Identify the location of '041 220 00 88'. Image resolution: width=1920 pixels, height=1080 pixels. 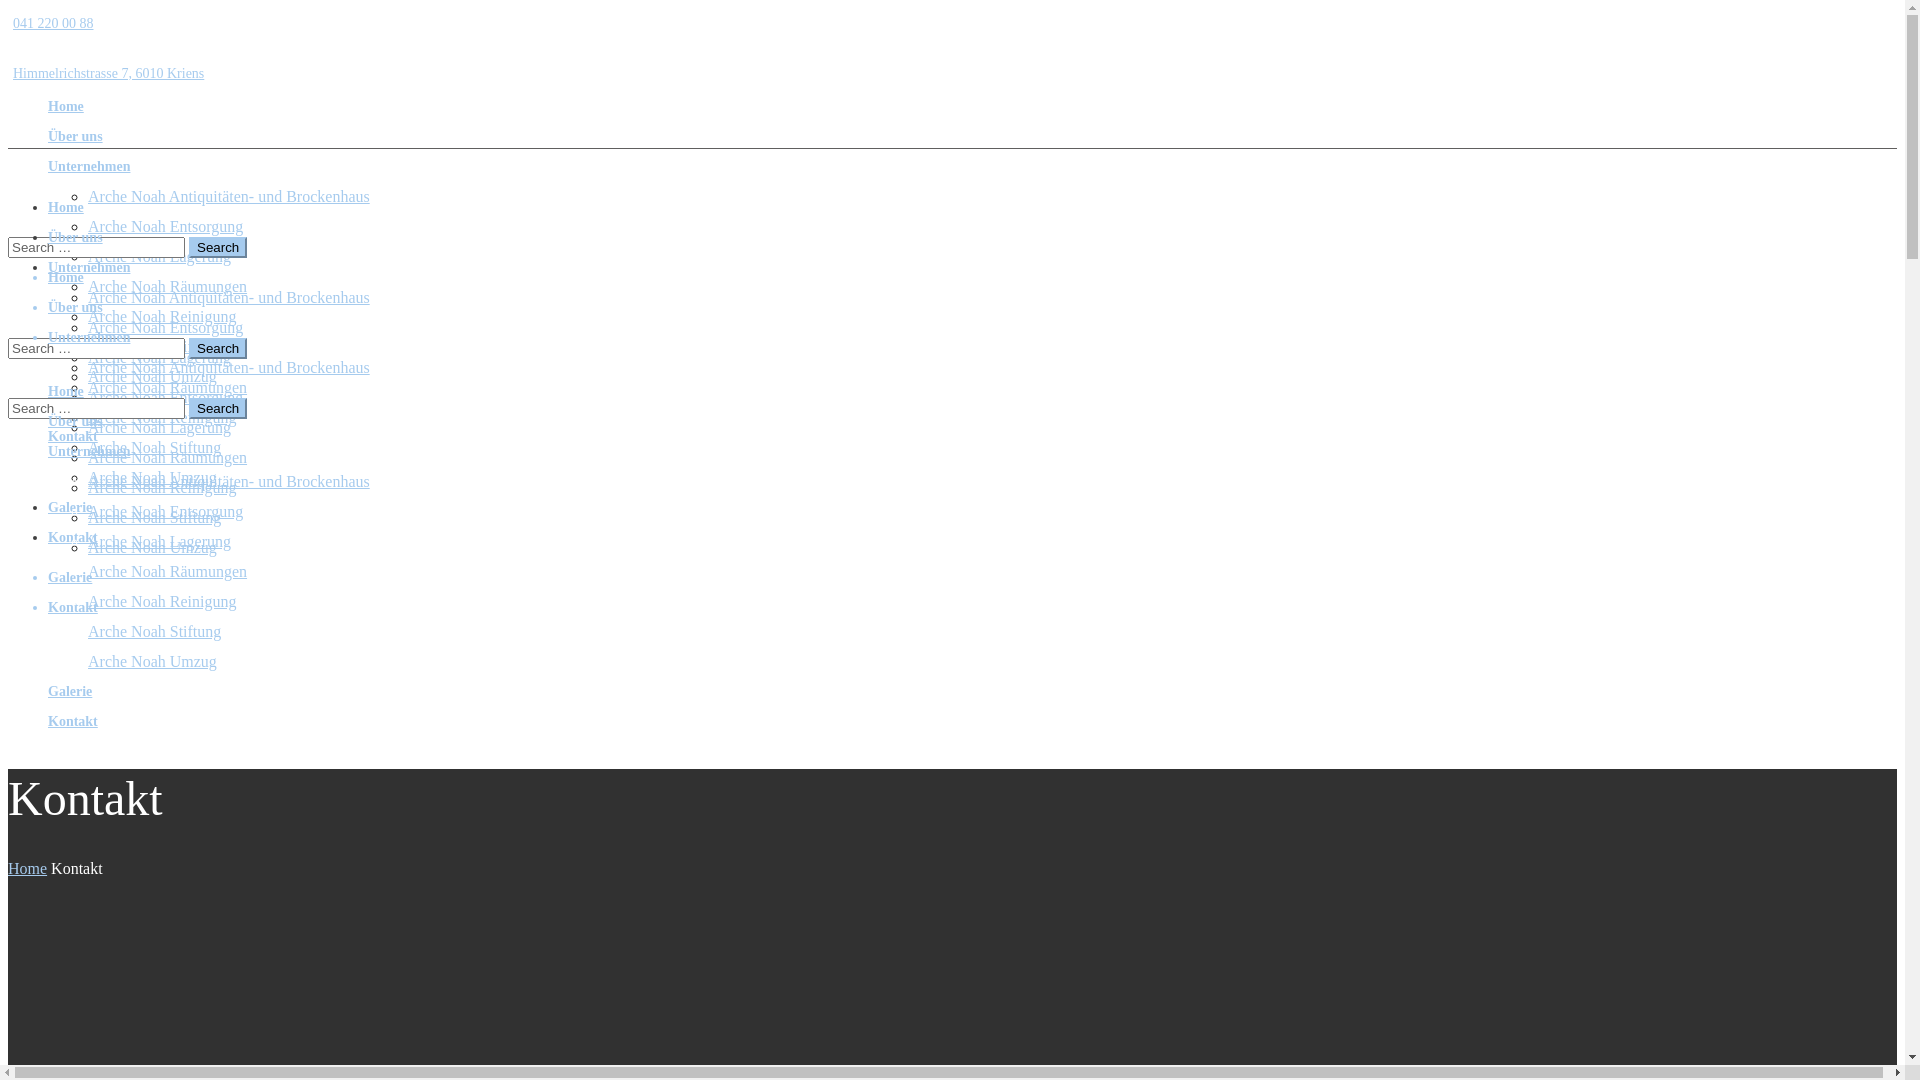
(8, 23).